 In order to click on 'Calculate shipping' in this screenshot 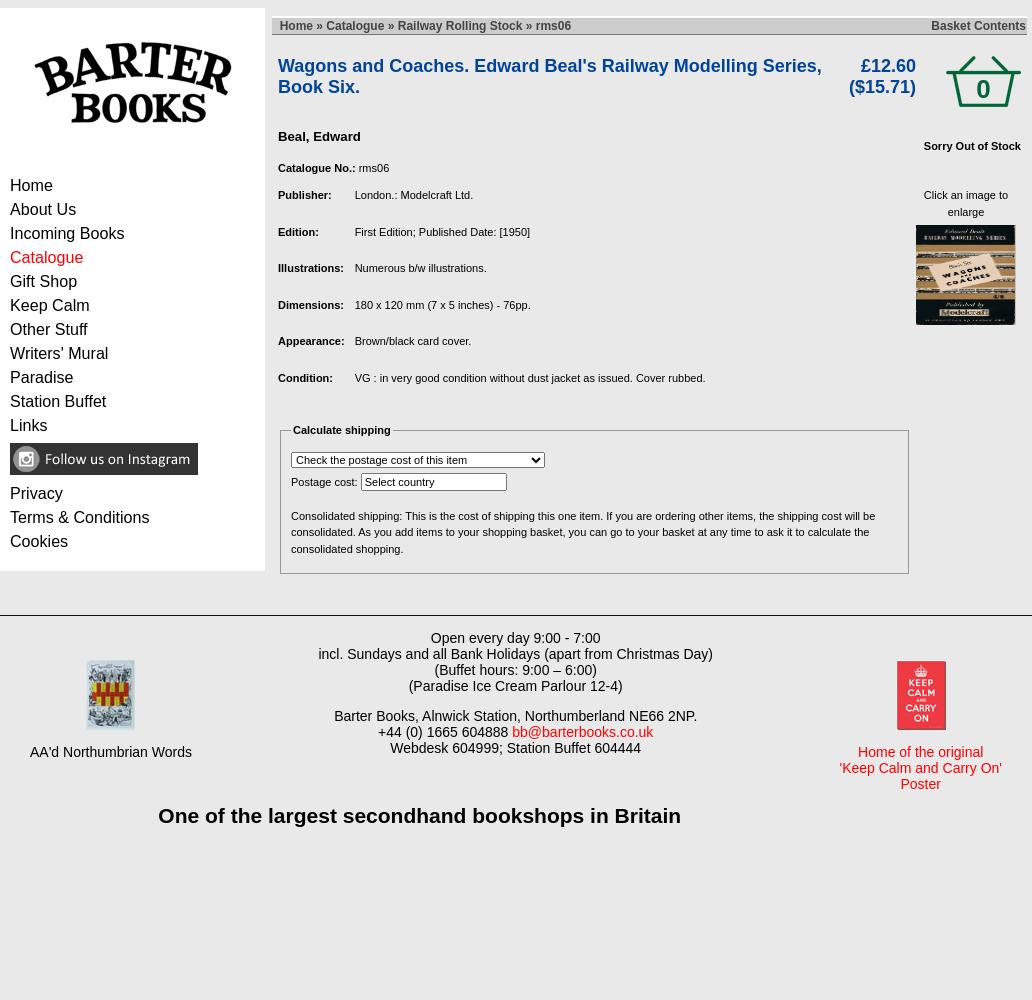, I will do `click(292, 430)`.